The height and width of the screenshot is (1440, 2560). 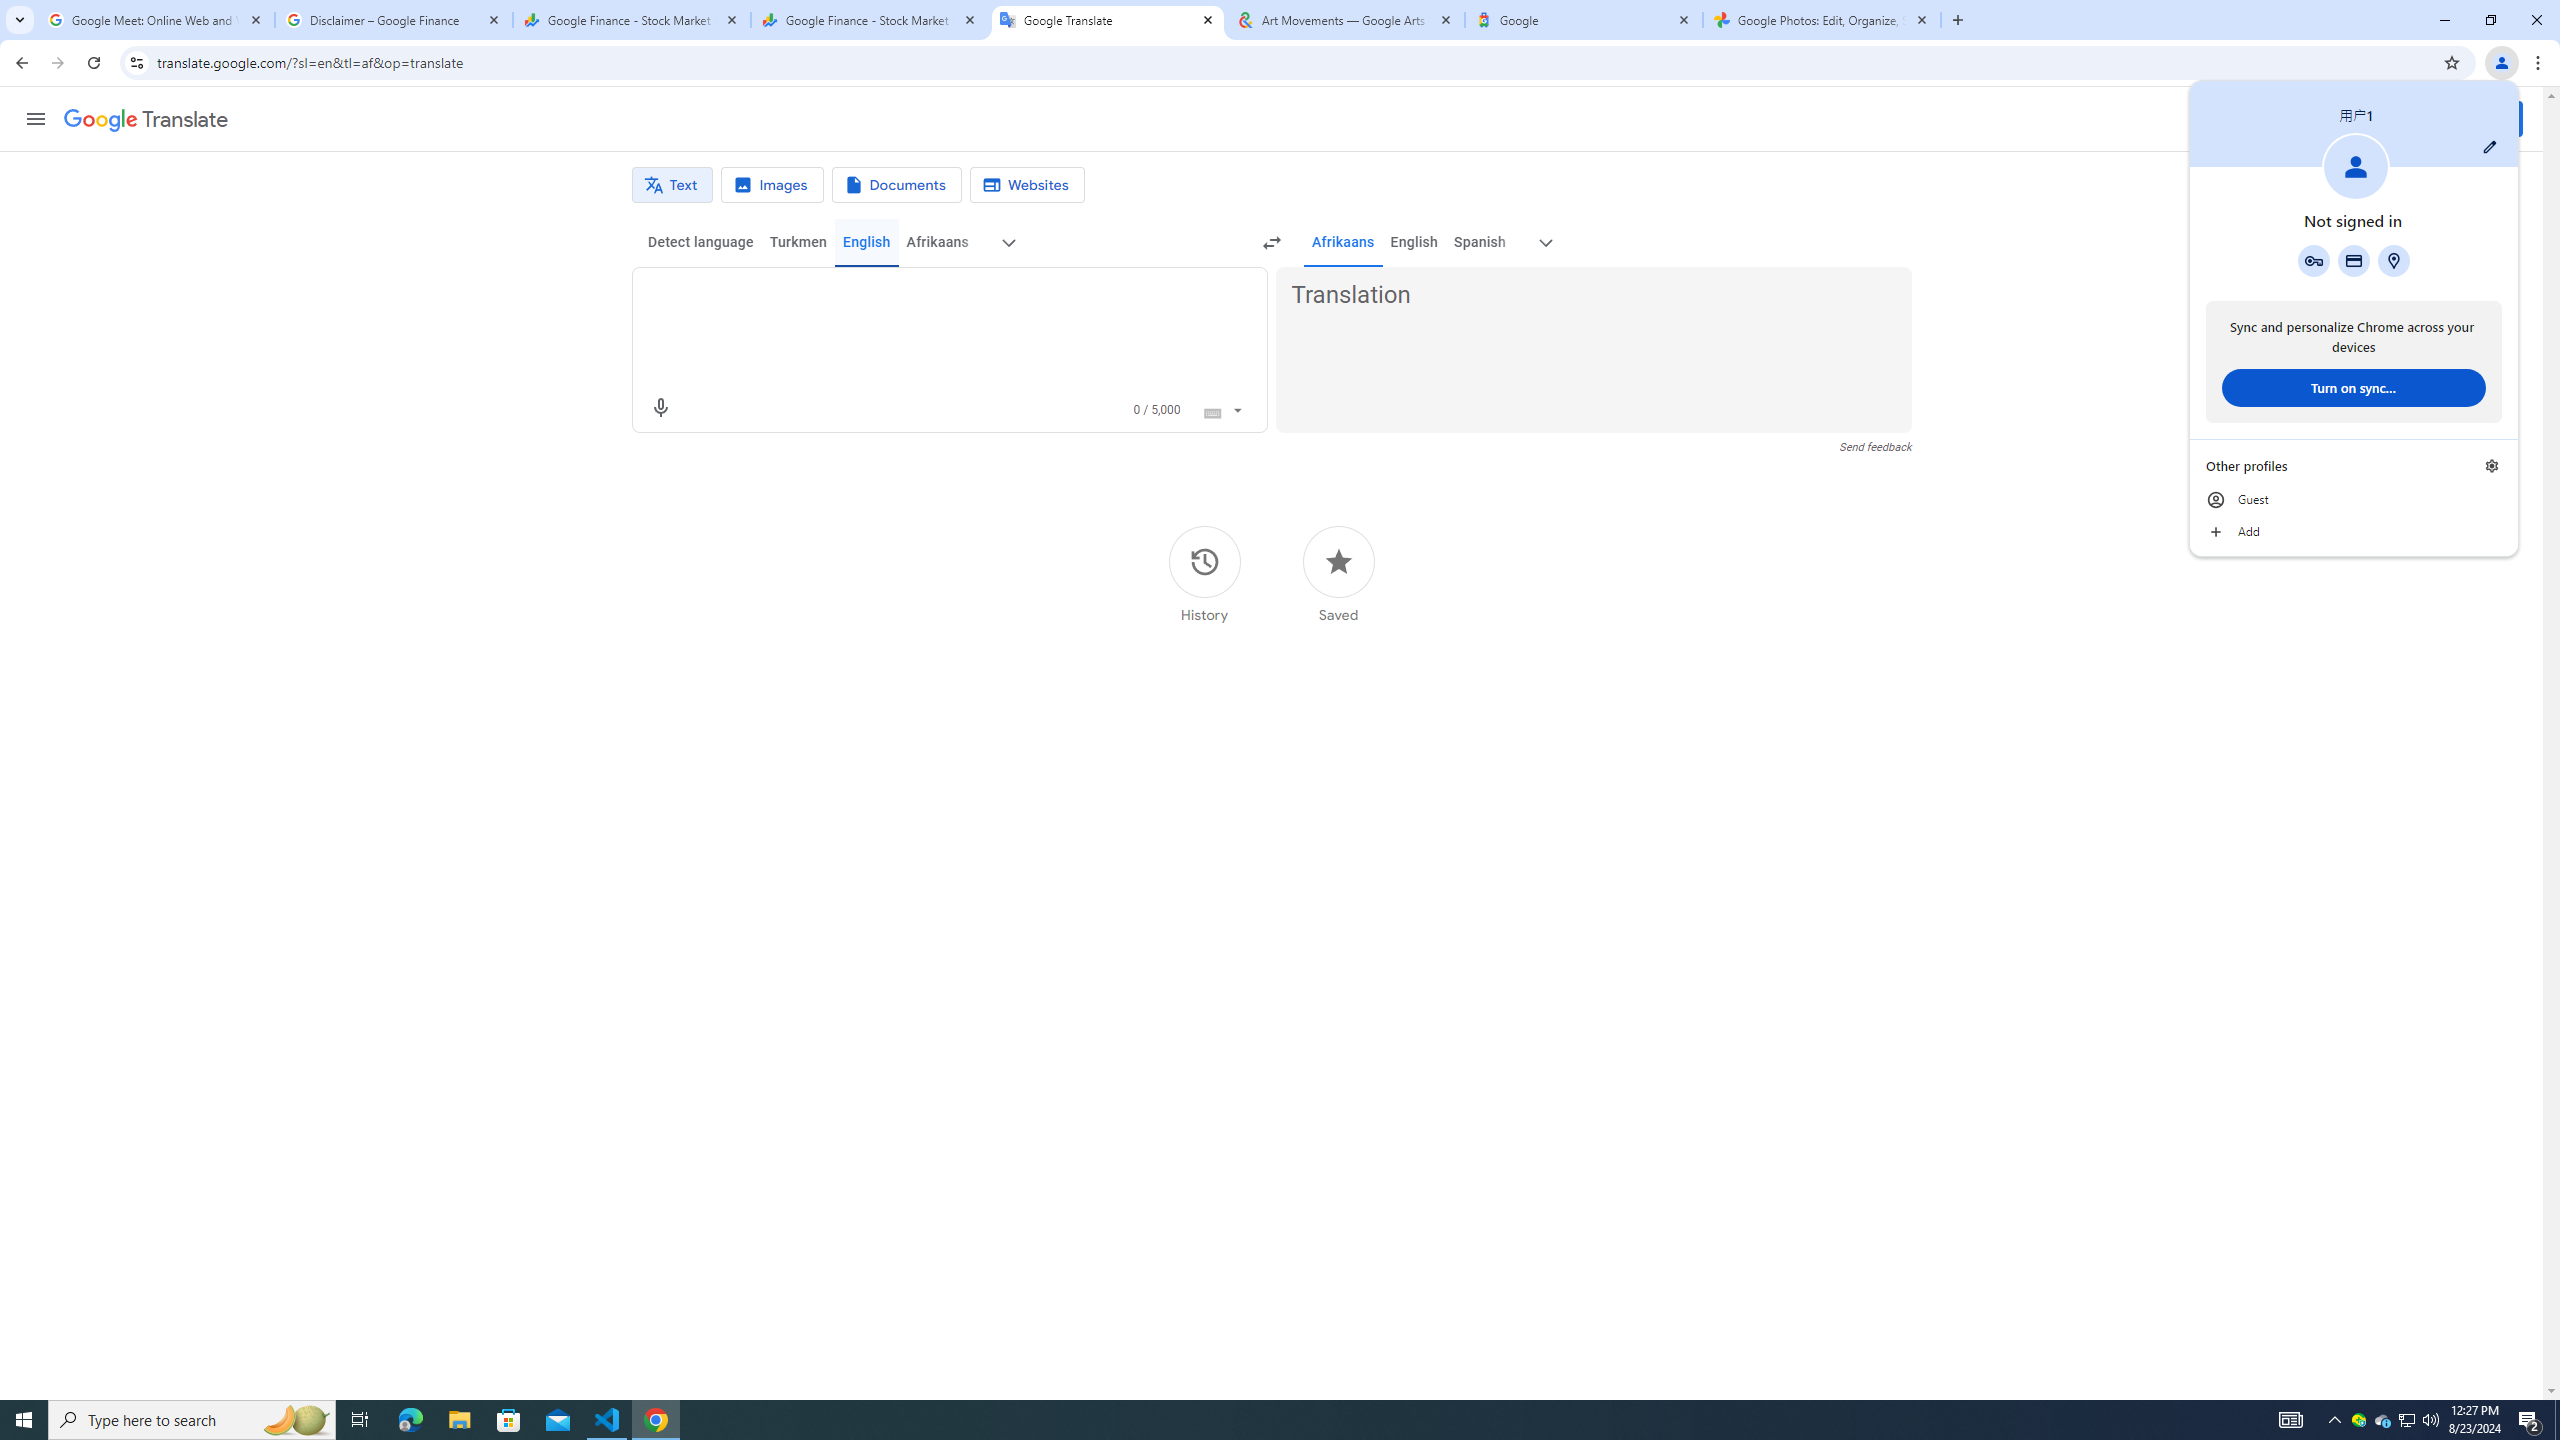 I want to click on 'Payment methods', so click(x=2352, y=260).